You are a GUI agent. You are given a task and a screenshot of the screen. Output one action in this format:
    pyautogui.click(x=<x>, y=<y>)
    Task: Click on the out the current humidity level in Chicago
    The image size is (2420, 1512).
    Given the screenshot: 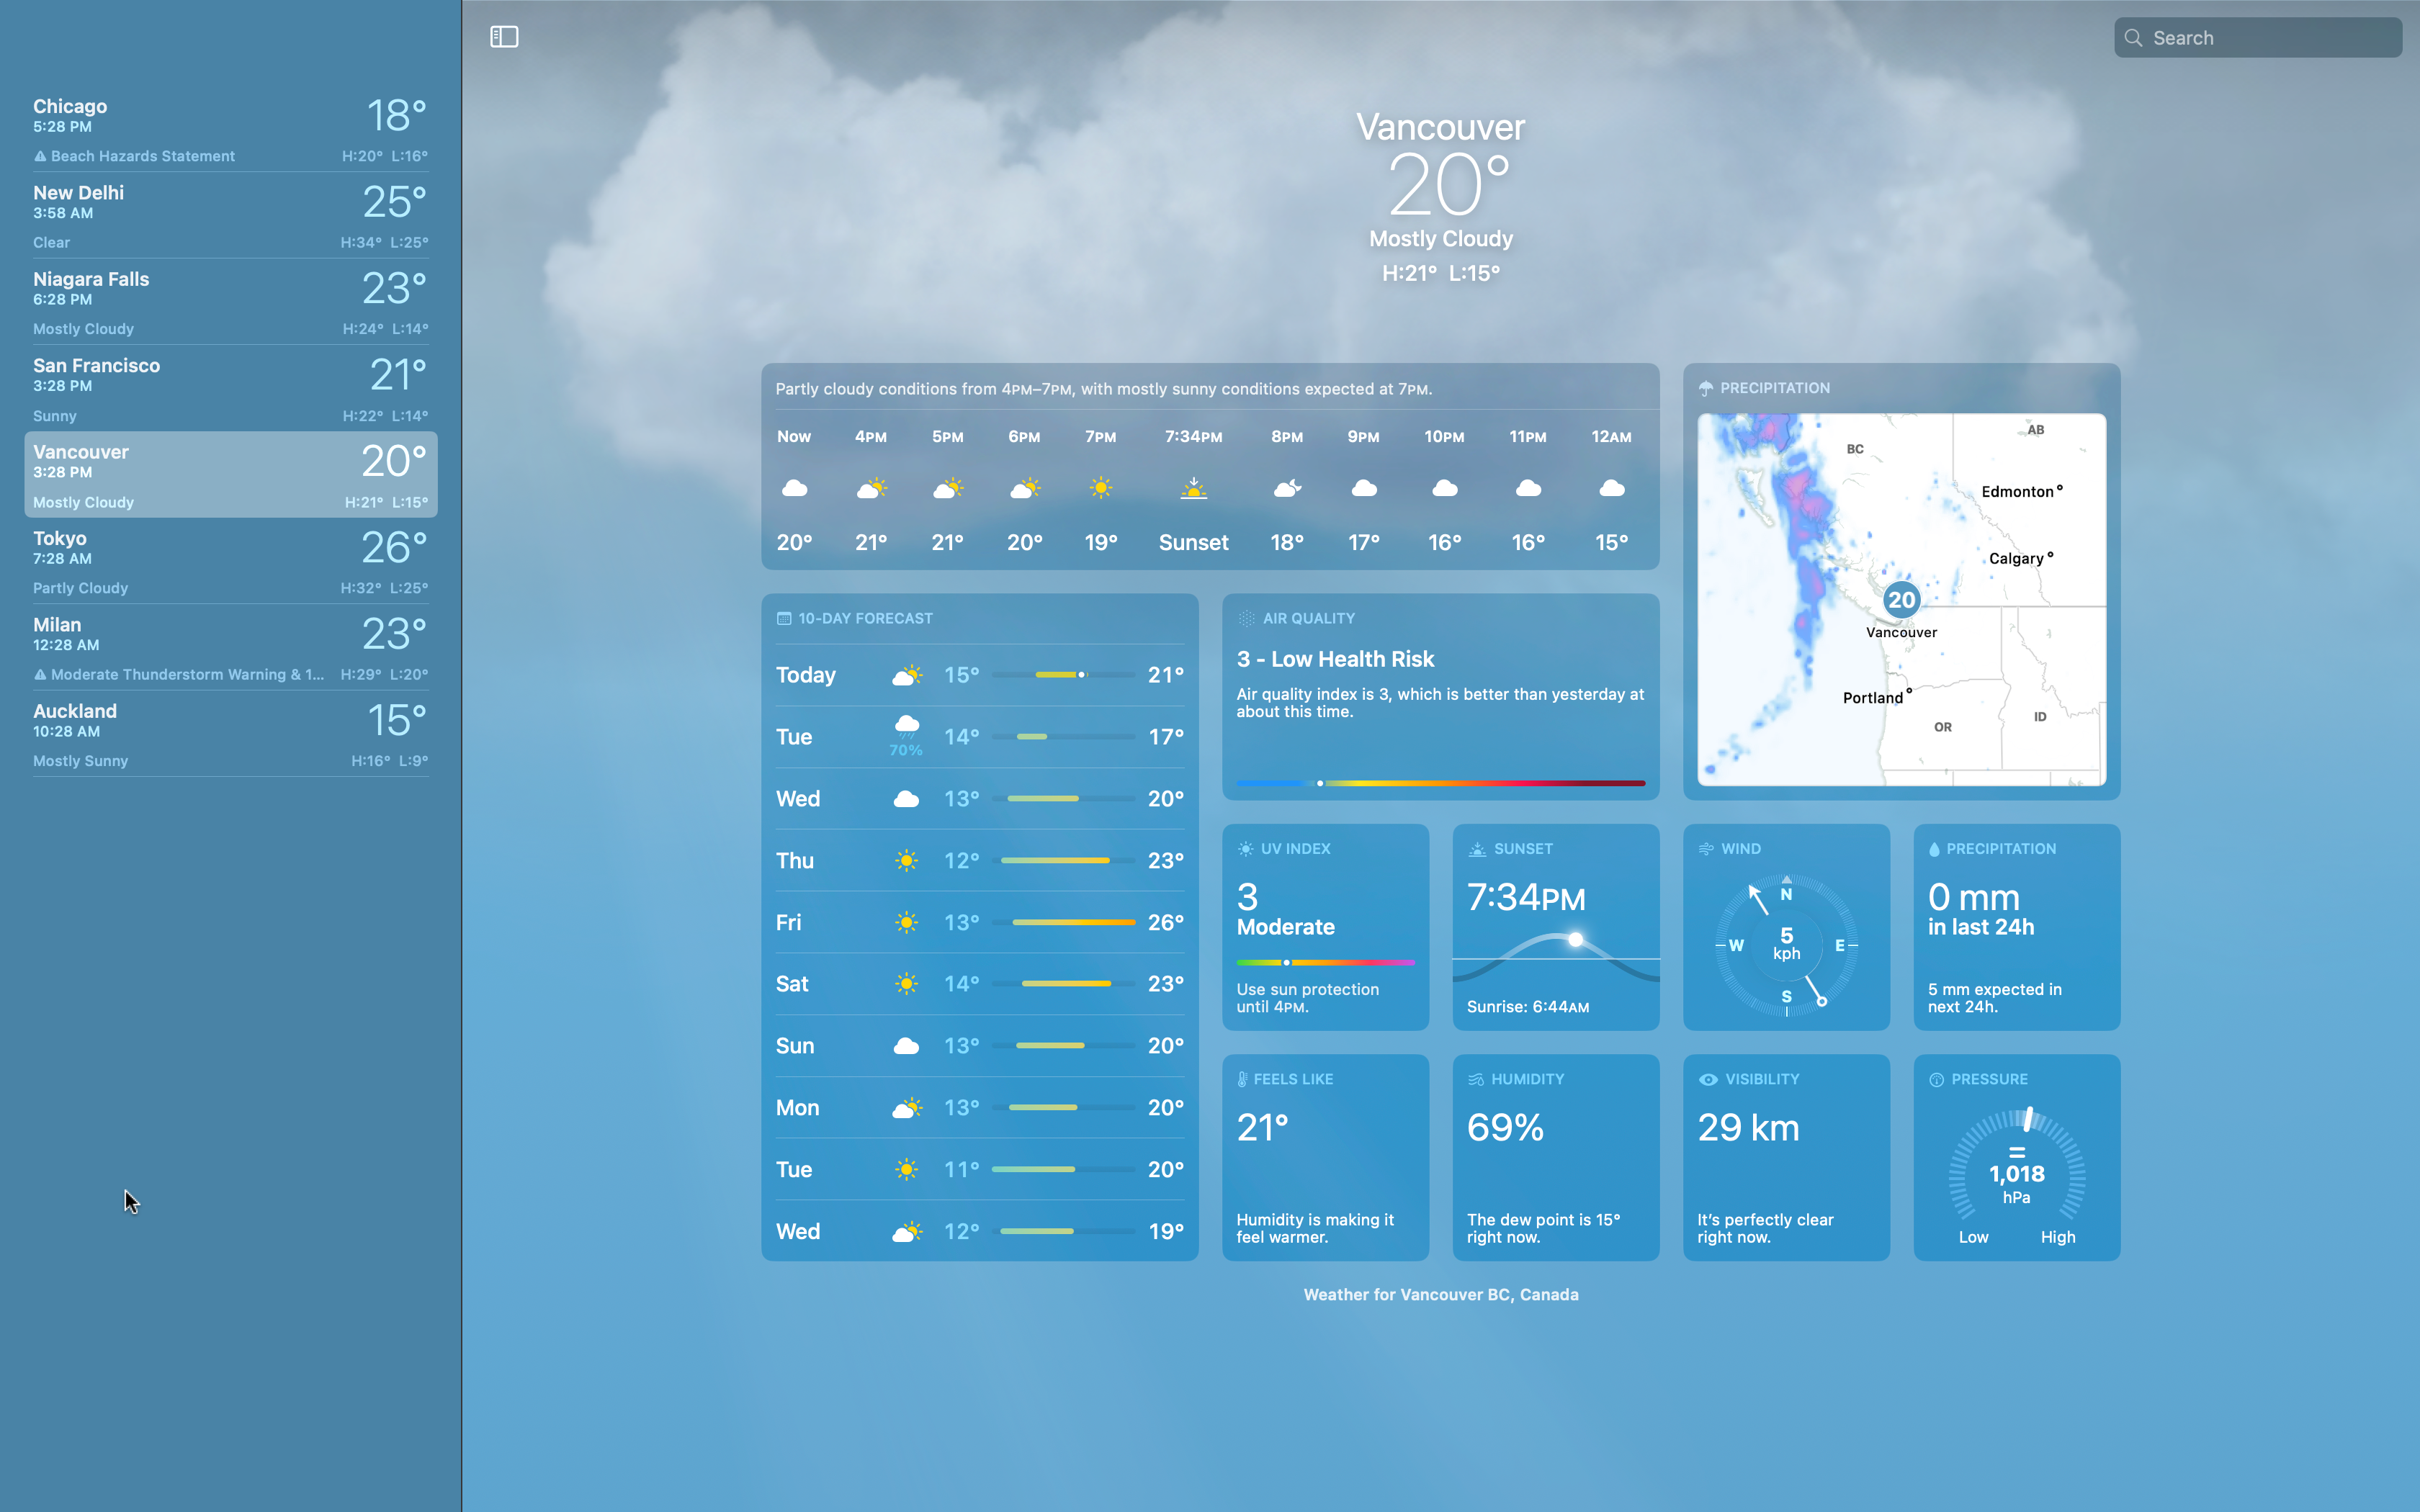 What is the action you would take?
    pyautogui.click(x=1560, y=1158)
    